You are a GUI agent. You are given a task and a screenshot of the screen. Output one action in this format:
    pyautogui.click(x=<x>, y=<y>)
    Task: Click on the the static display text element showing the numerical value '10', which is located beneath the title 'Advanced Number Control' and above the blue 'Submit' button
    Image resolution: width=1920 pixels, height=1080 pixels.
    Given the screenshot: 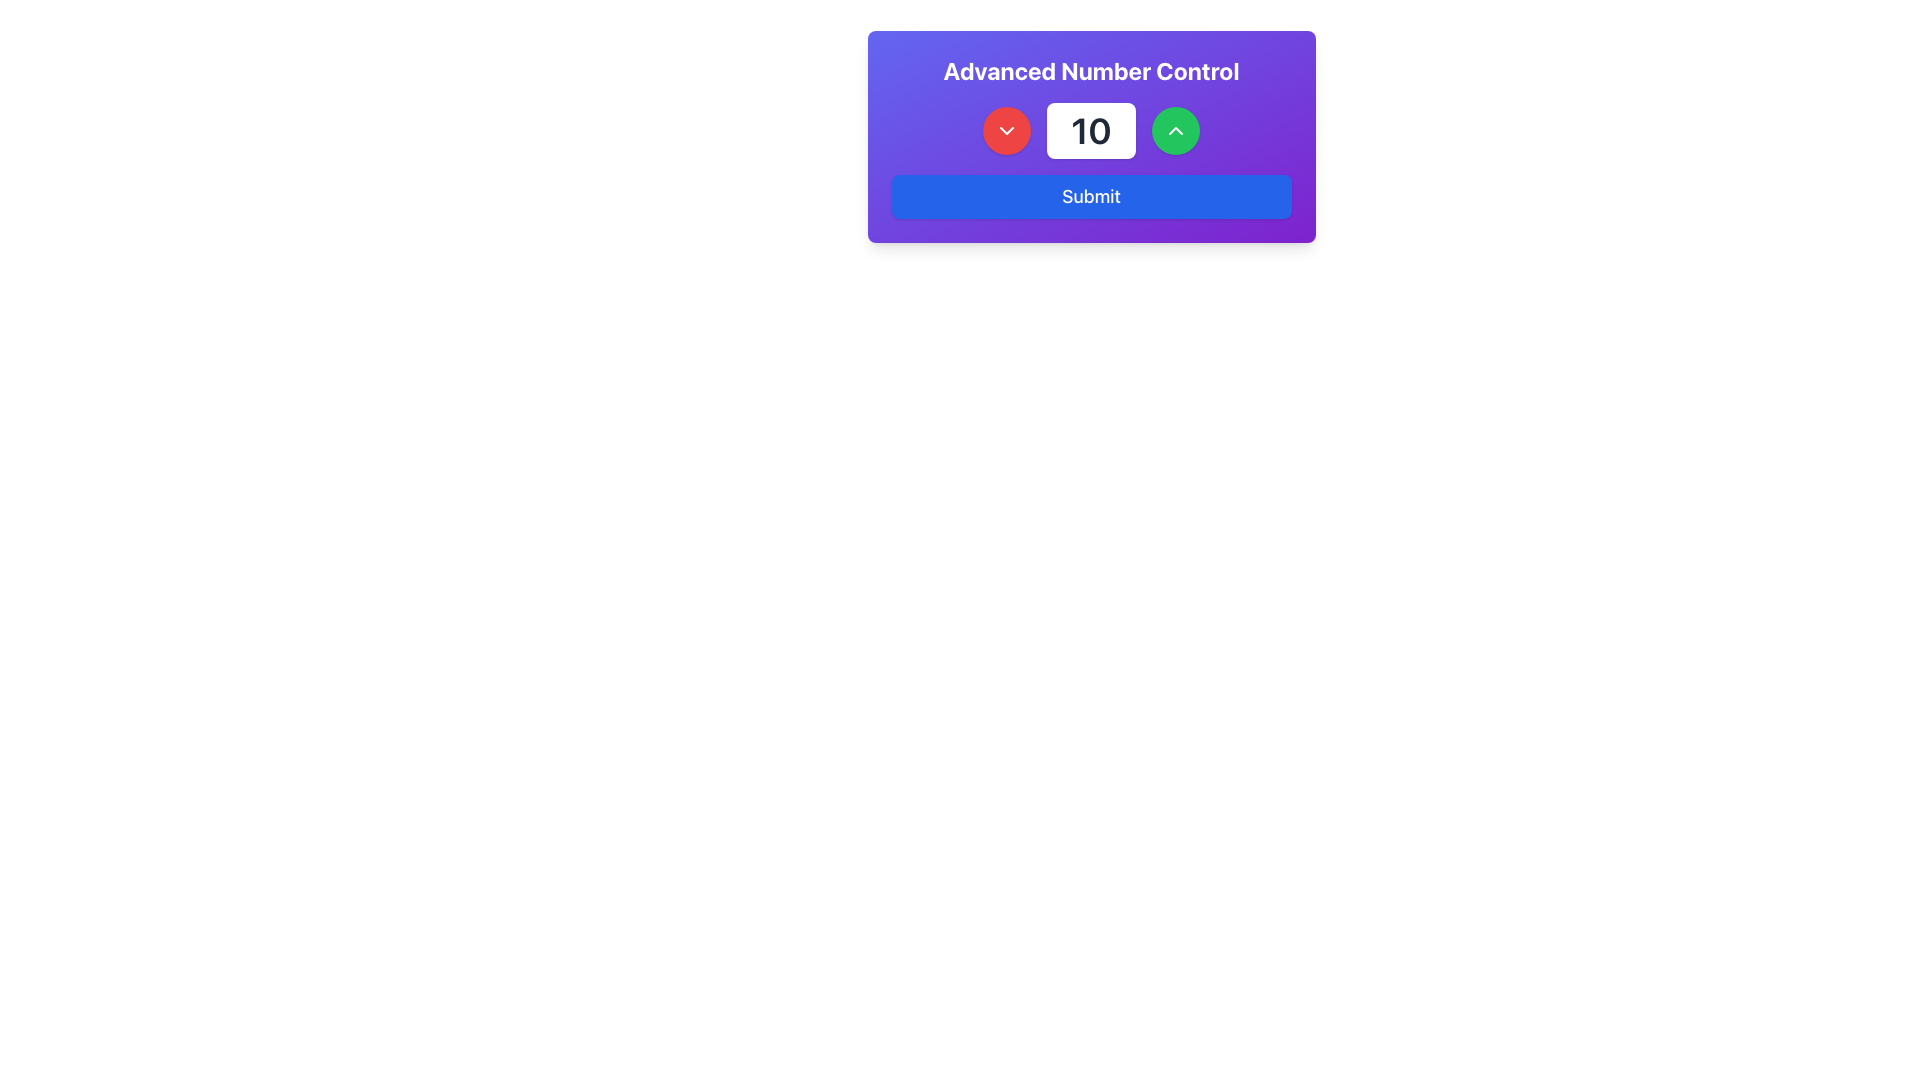 What is the action you would take?
    pyautogui.click(x=1090, y=131)
    